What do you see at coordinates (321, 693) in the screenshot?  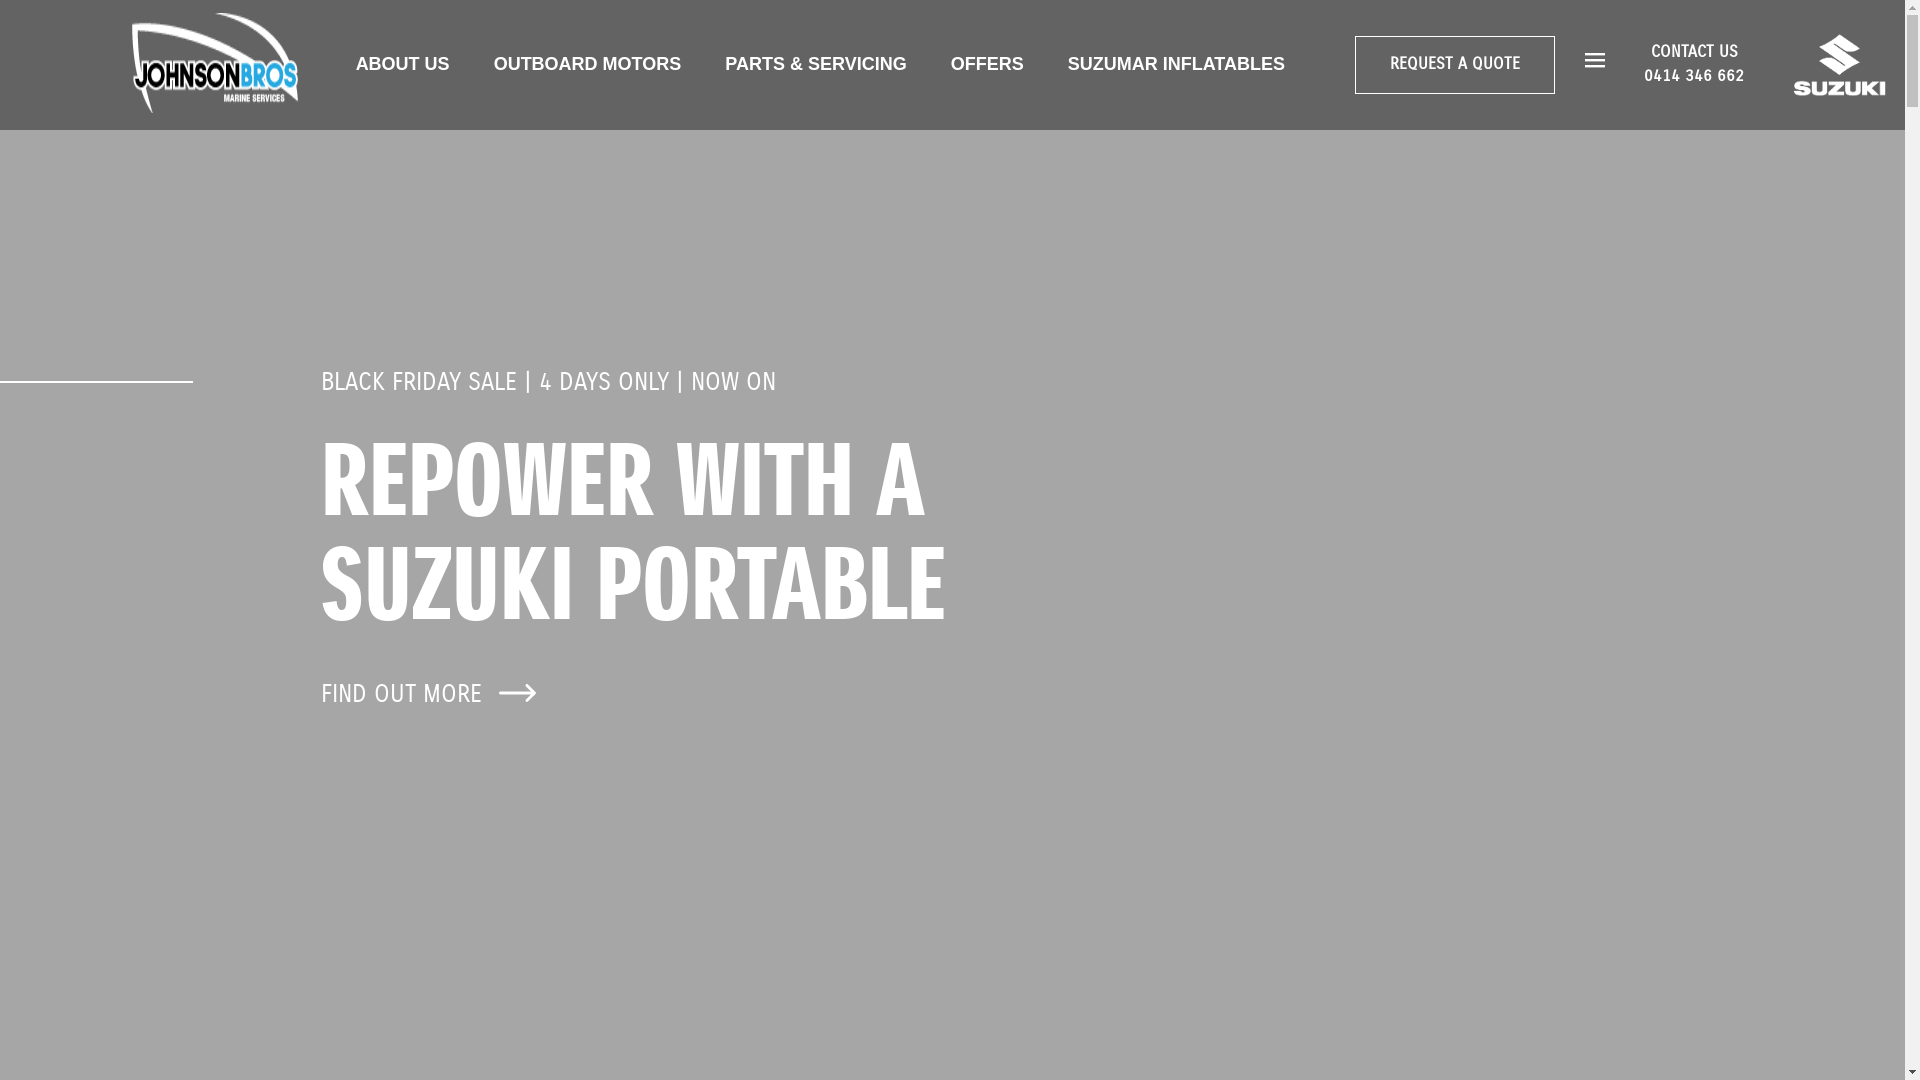 I see `'FIND OUT MORE'` at bounding box center [321, 693].